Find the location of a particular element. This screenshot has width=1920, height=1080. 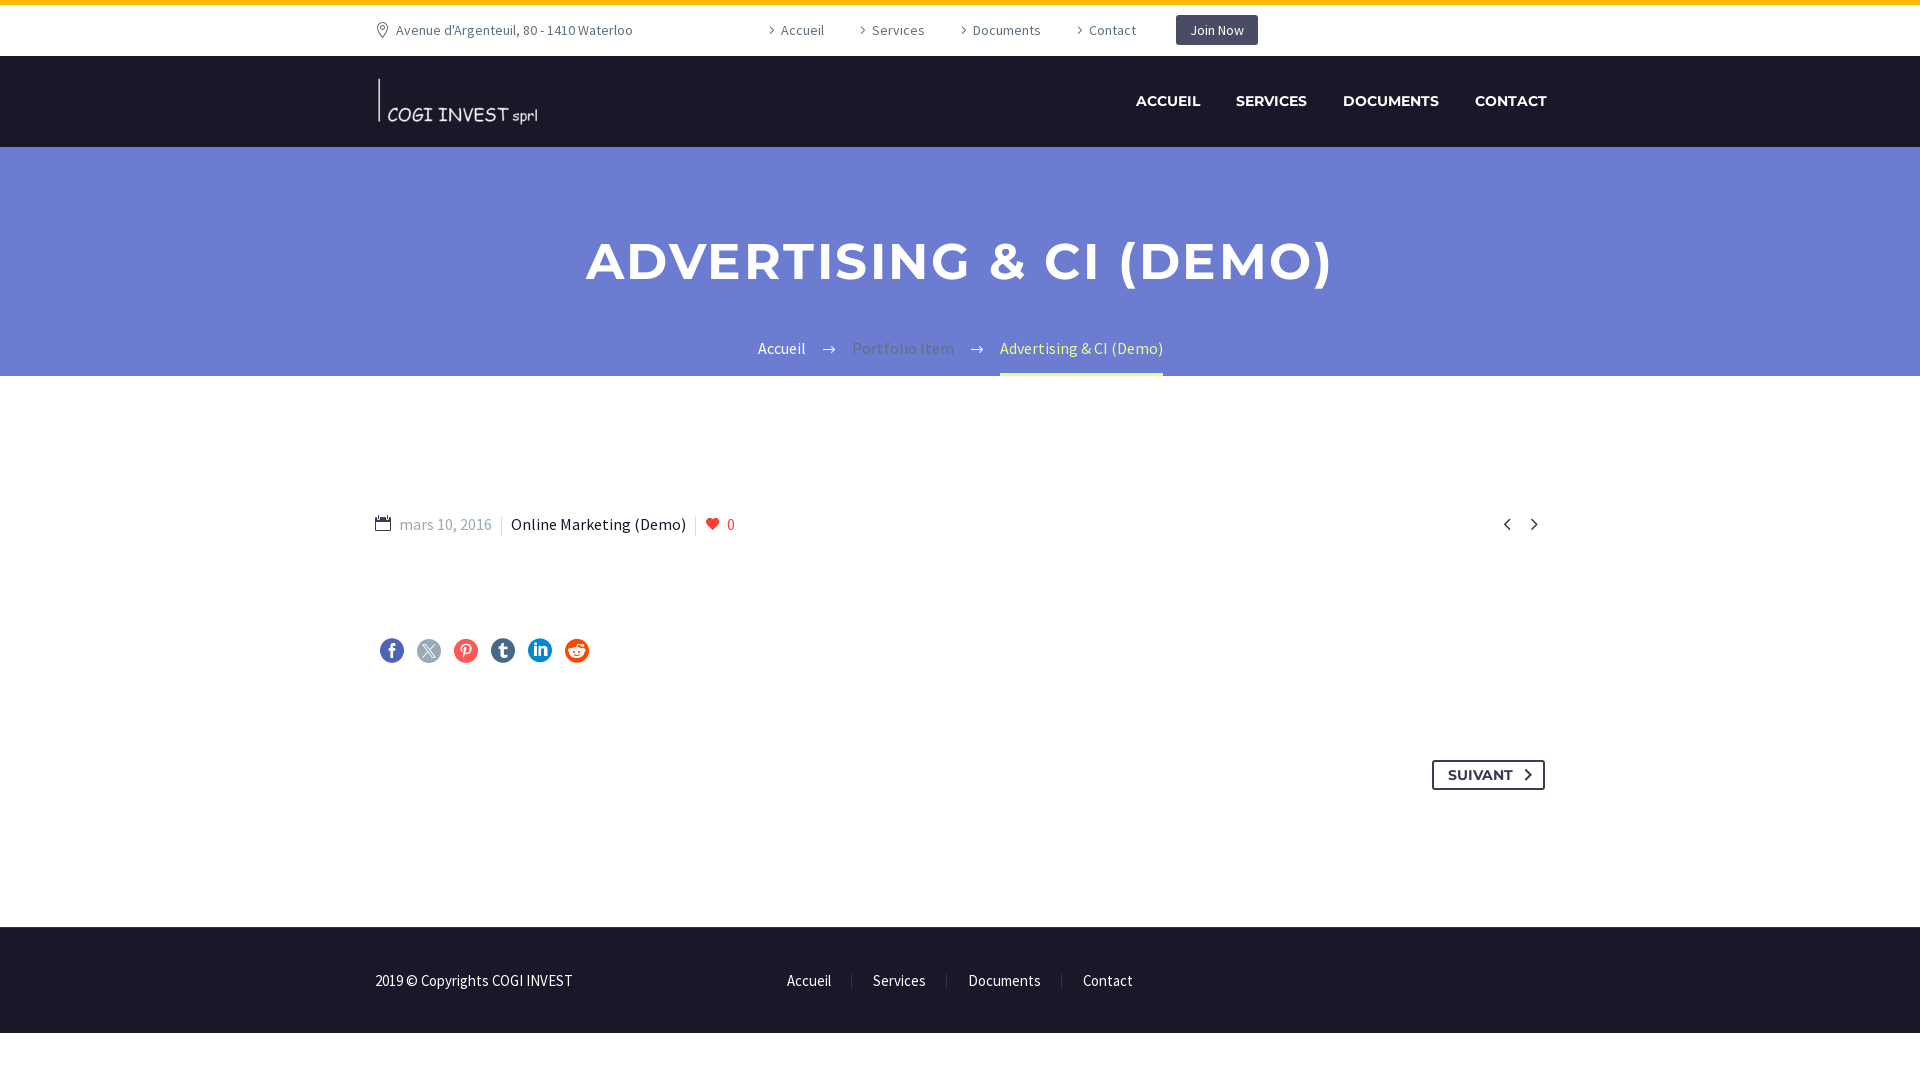

'Join Now' is located at coordinates (1176, 30).